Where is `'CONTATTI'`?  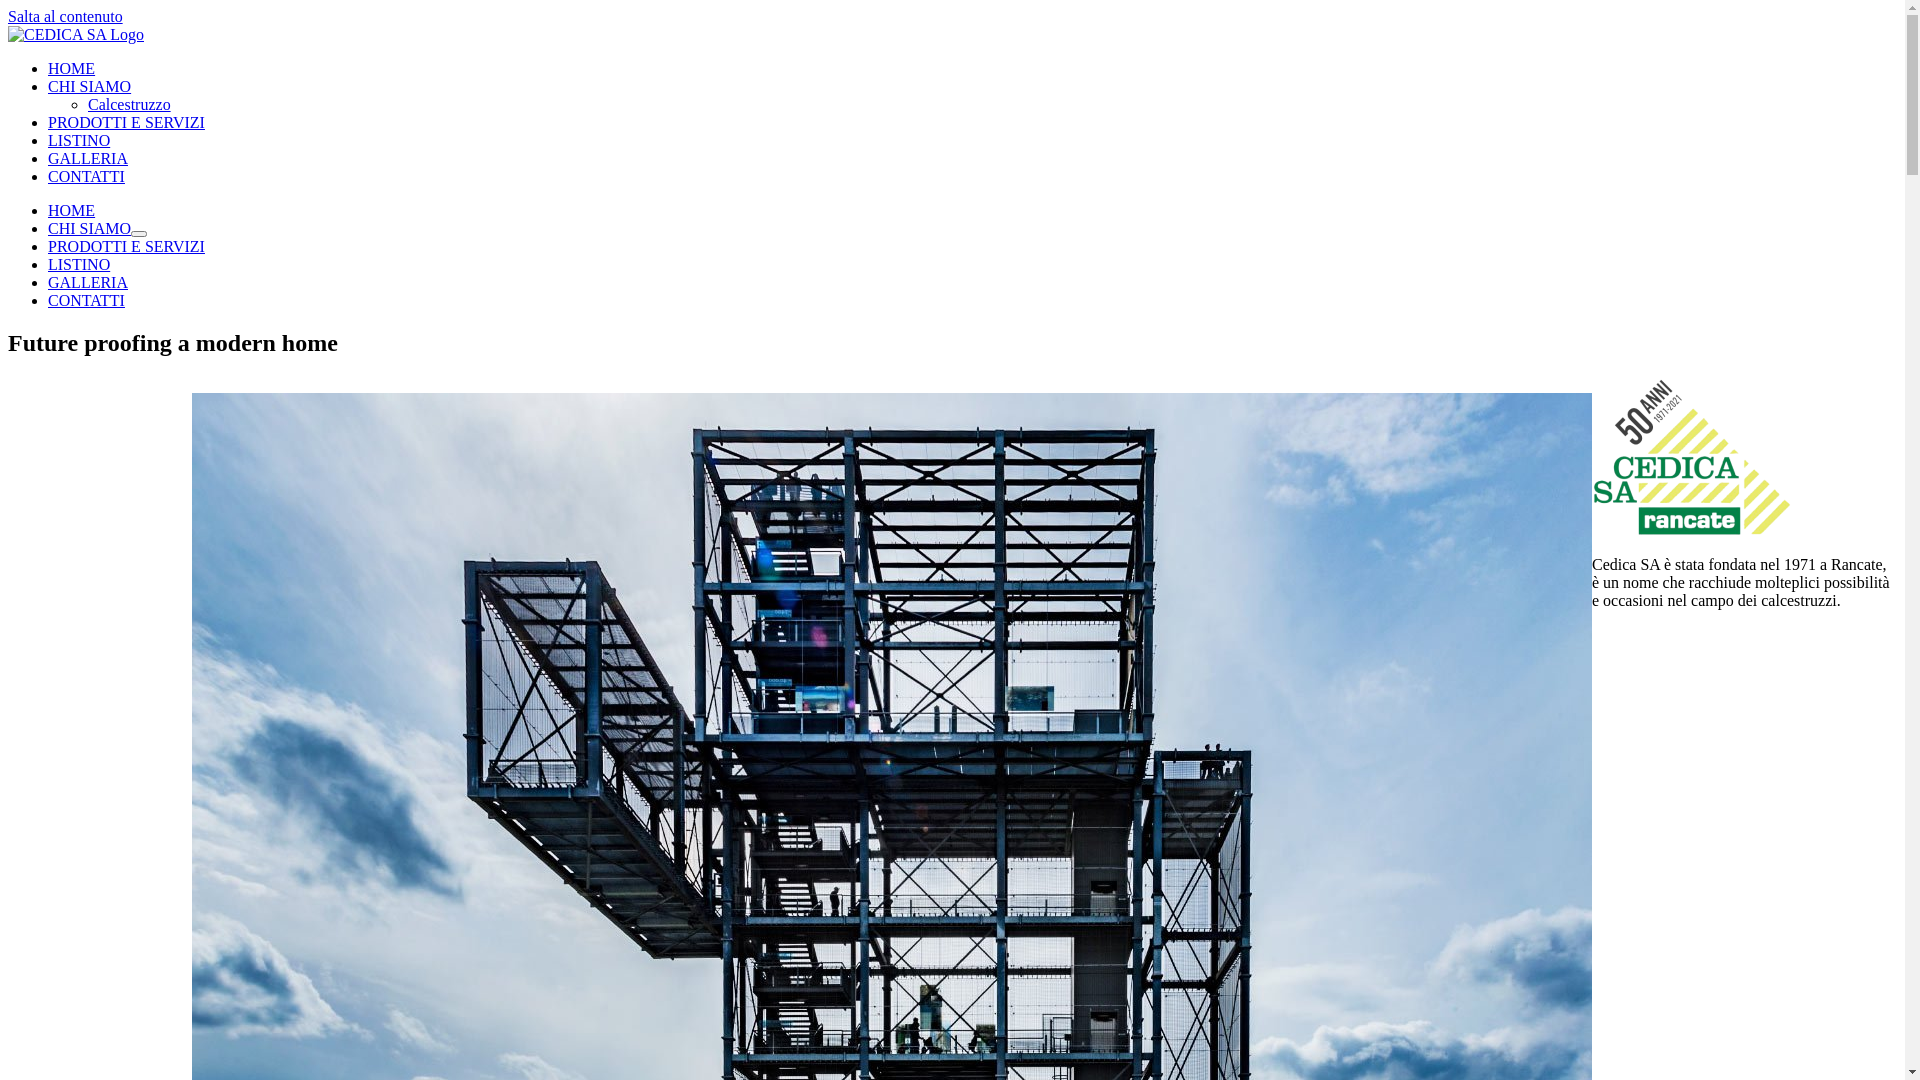
'CONTATTI' is located at coordinates (85, 300).